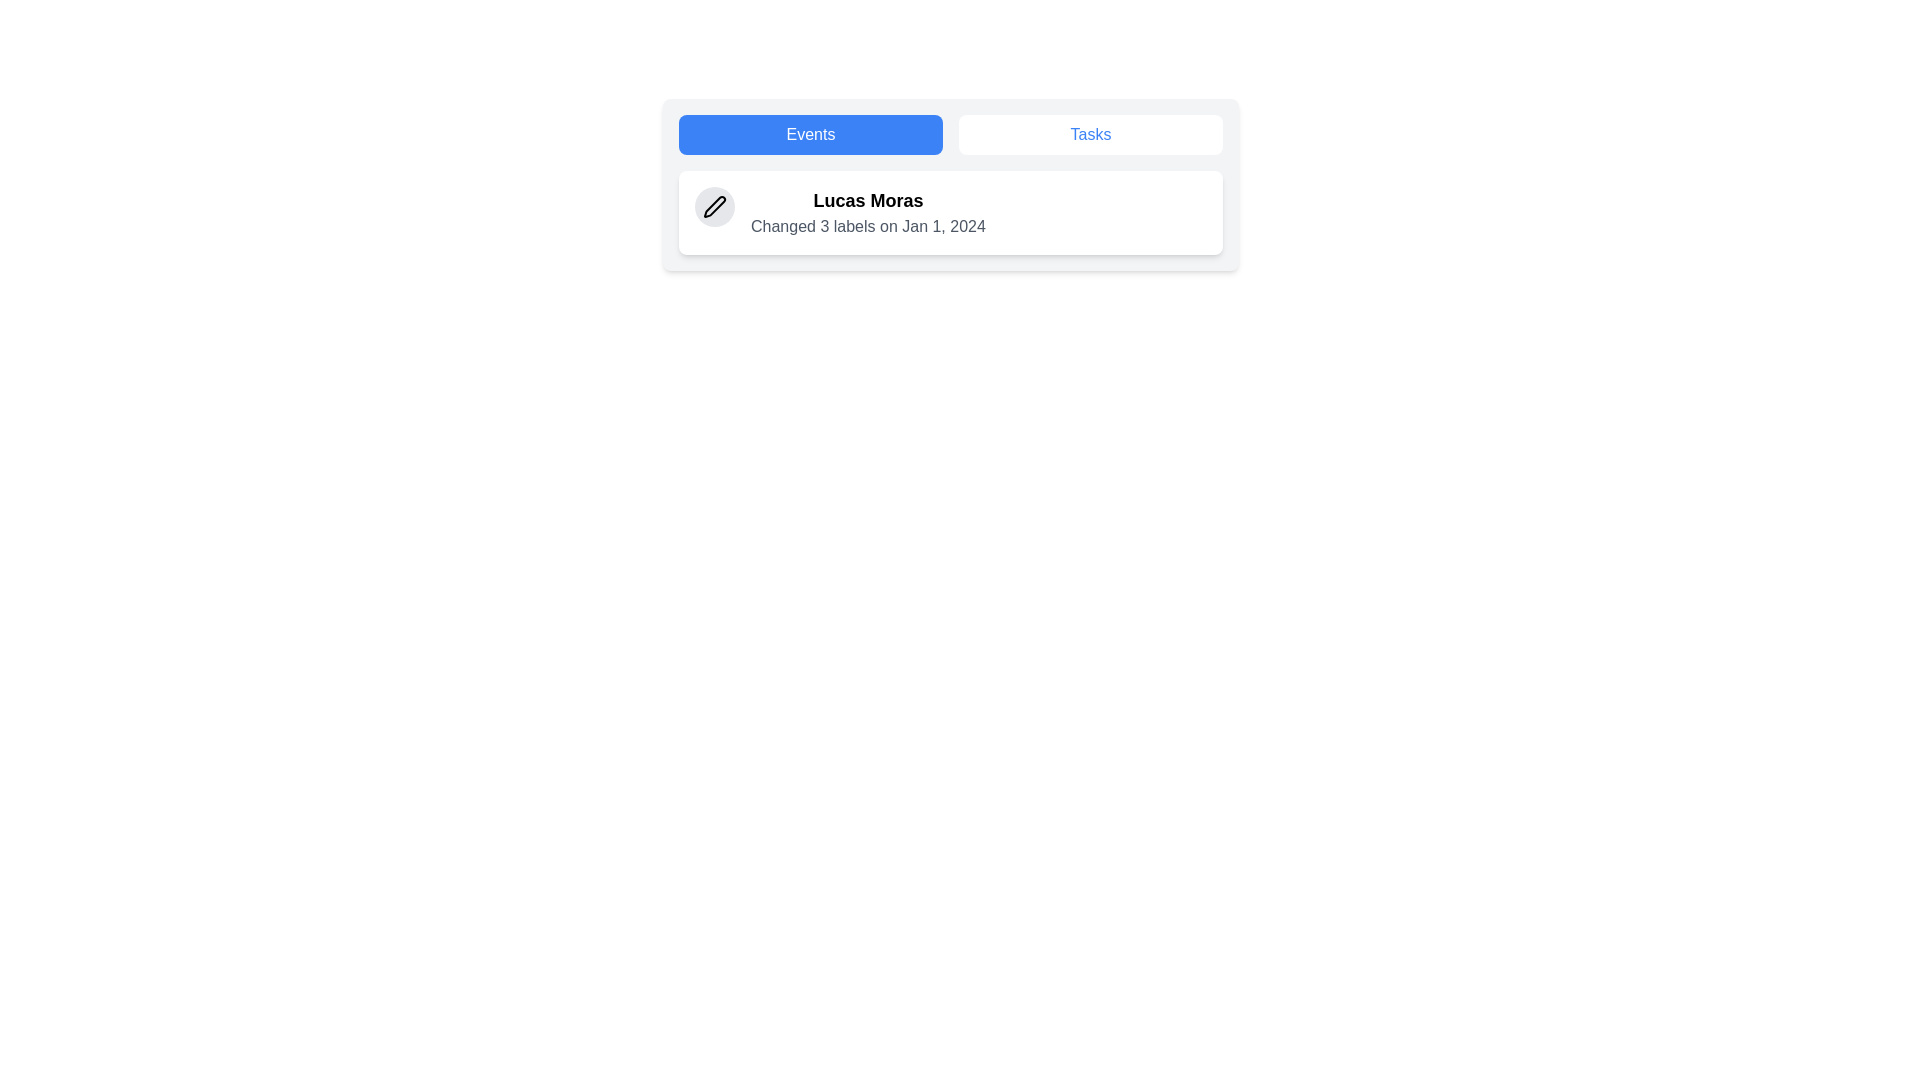 The height and width of the screenshot is (1080, 1920). I want to click on the 'Tasks' button located to the right of the 'Events' button, so click(1089, 135).